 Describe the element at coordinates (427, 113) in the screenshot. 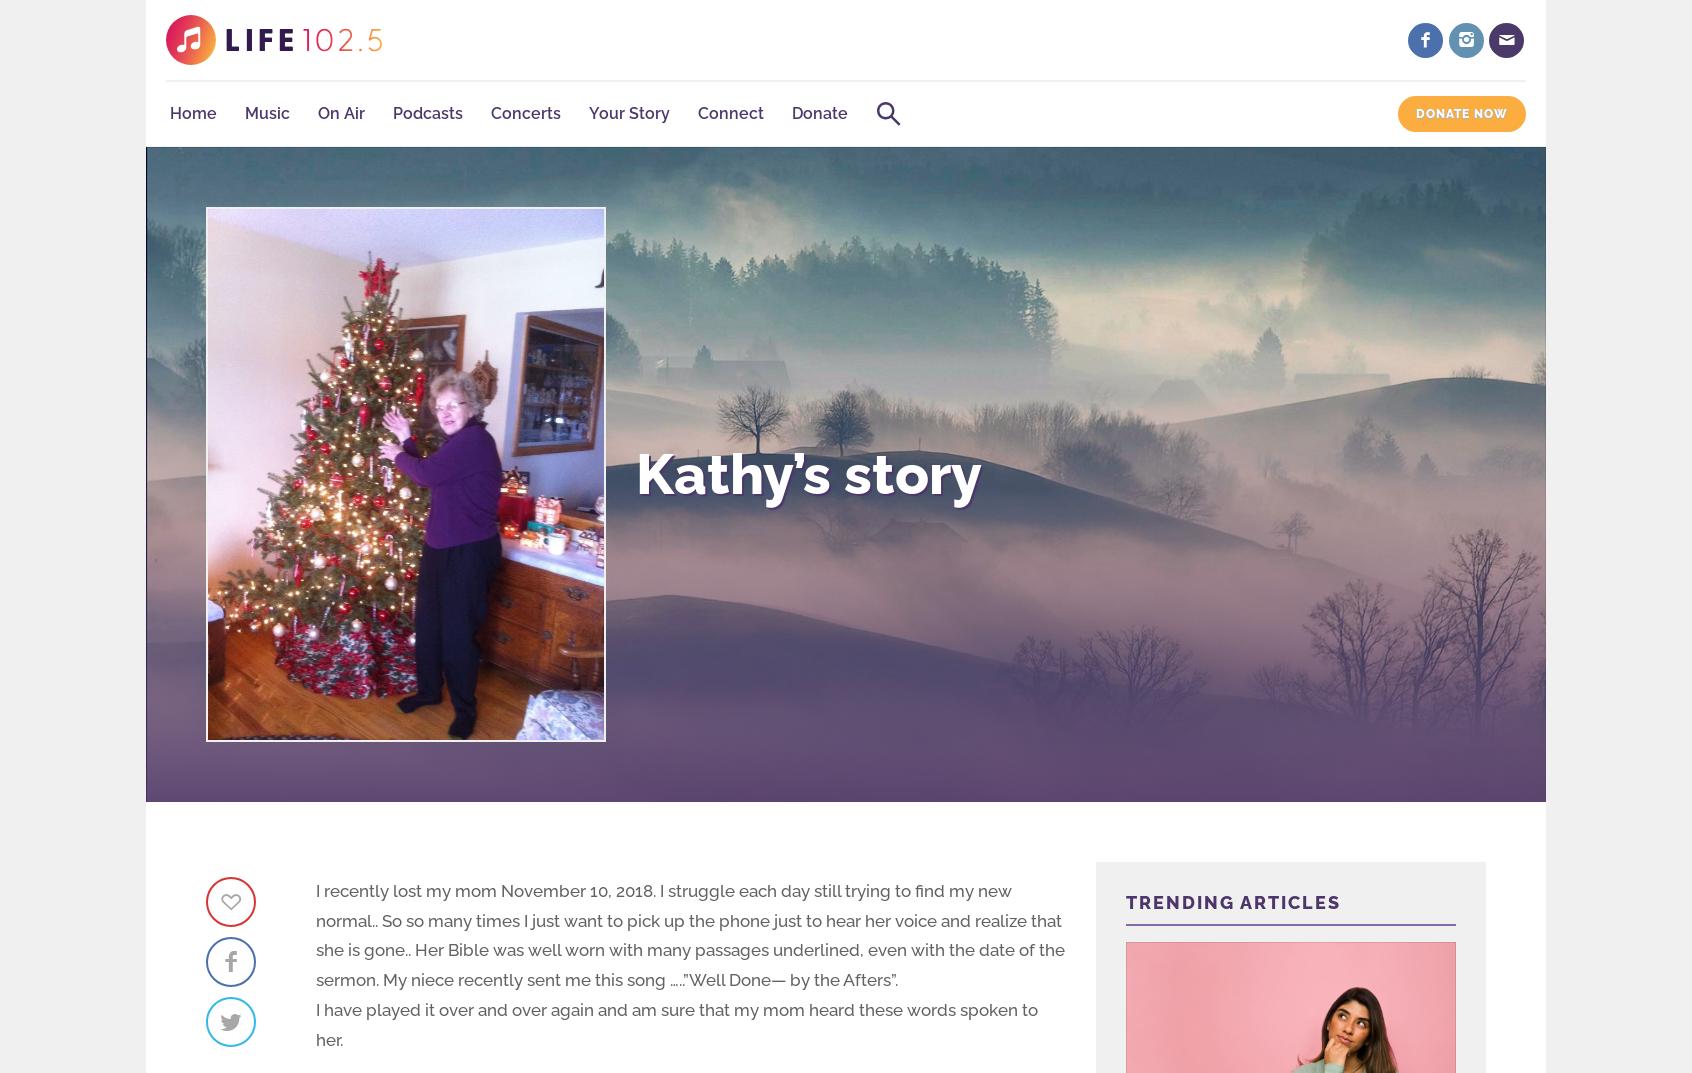

I see `'Podcasts'` at that location.